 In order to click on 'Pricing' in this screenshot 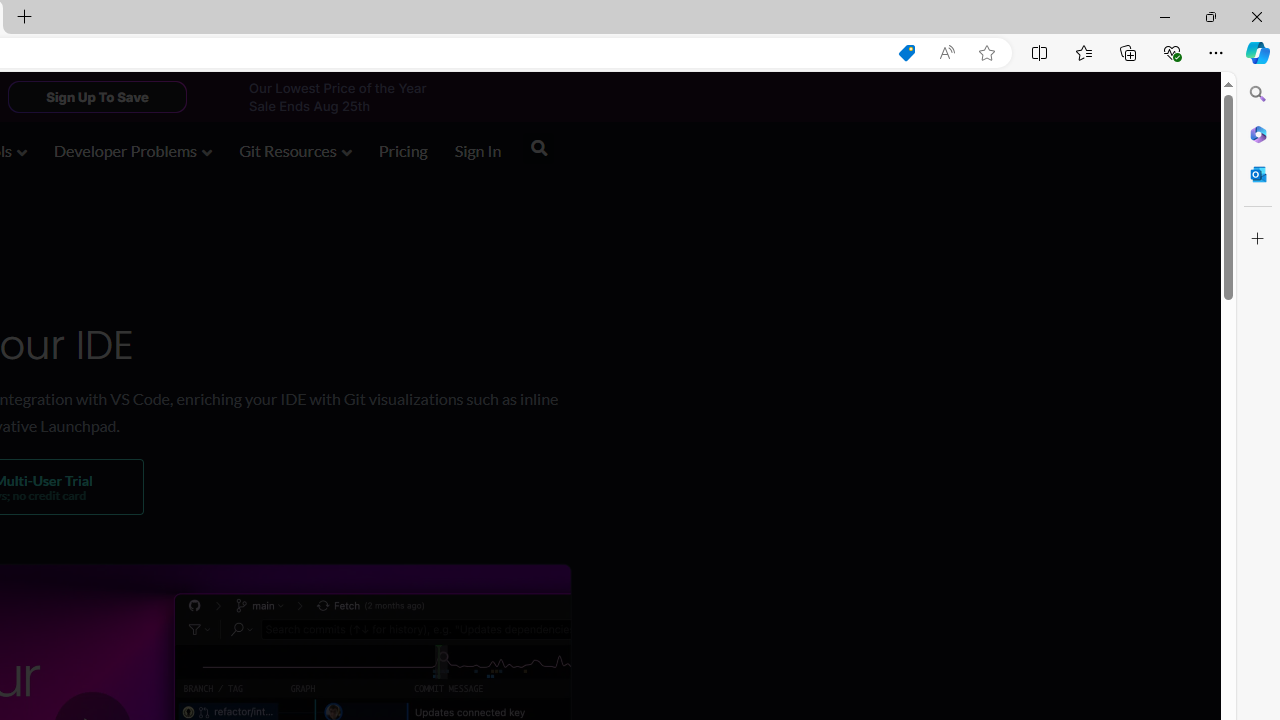, I will do `click(402, 152)`.